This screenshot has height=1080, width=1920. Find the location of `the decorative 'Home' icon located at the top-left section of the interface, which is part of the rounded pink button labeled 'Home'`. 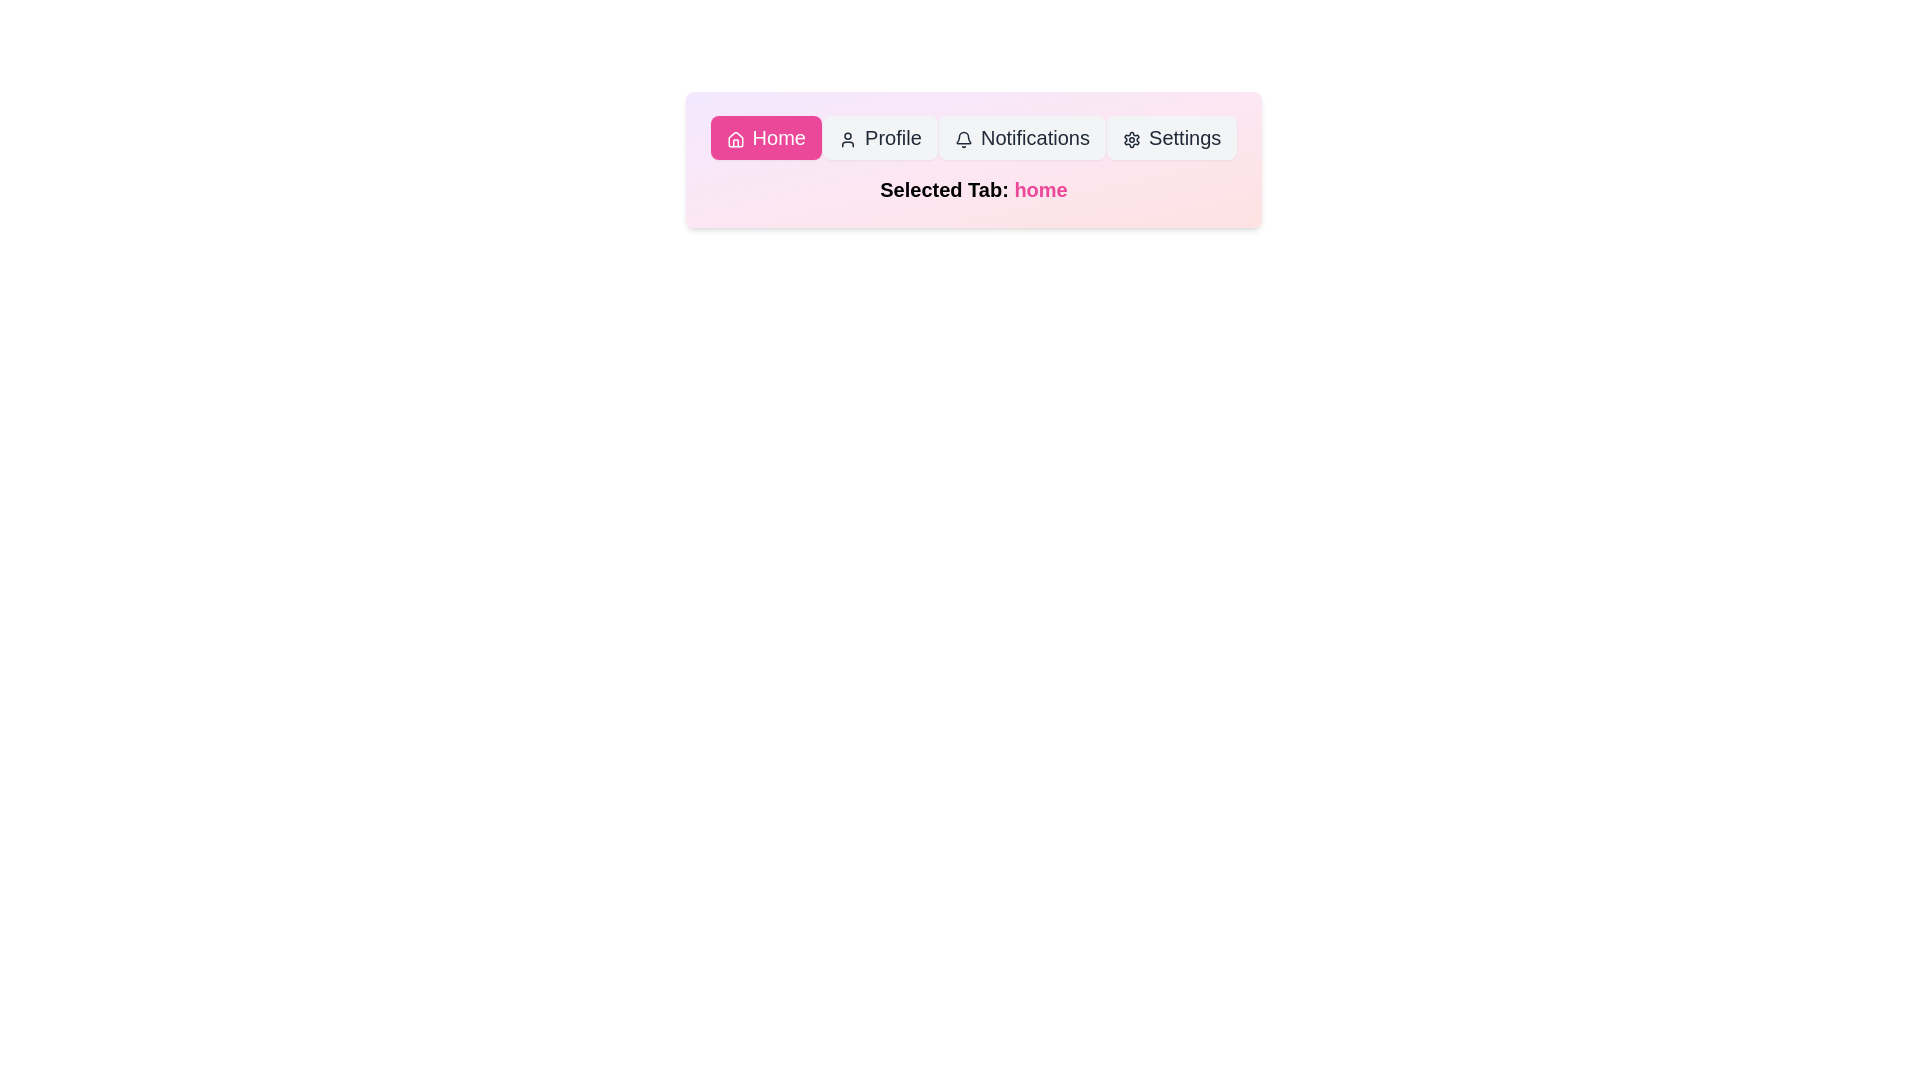

the decorative 'Home' icon located at the top-left section of the interface, which is part of the rounded pink button labeled 'Home' is located at coordinates (734, 138).